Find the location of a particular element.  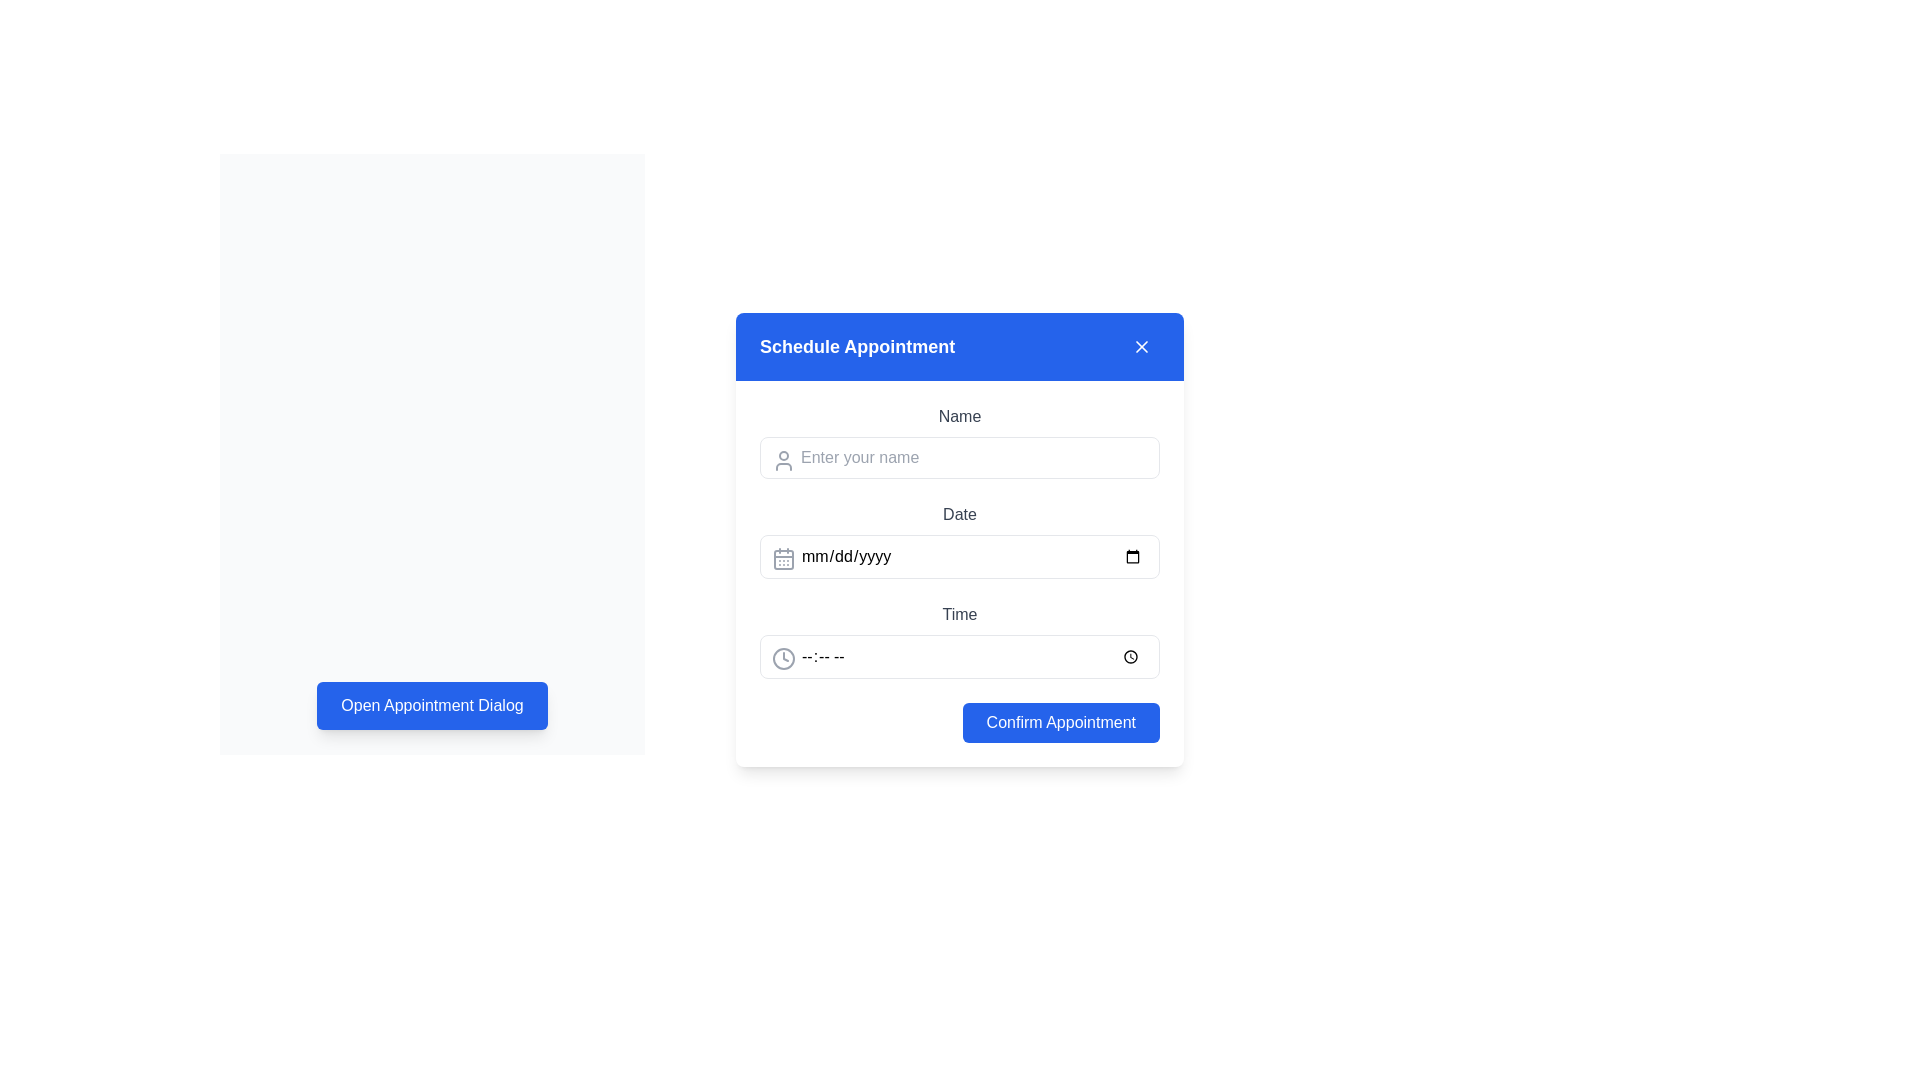

the calendar icon located to the left of the date input field labeled 'Date' in the 'Schedule Appointment' dialog box is located at coordinates (782, 559).